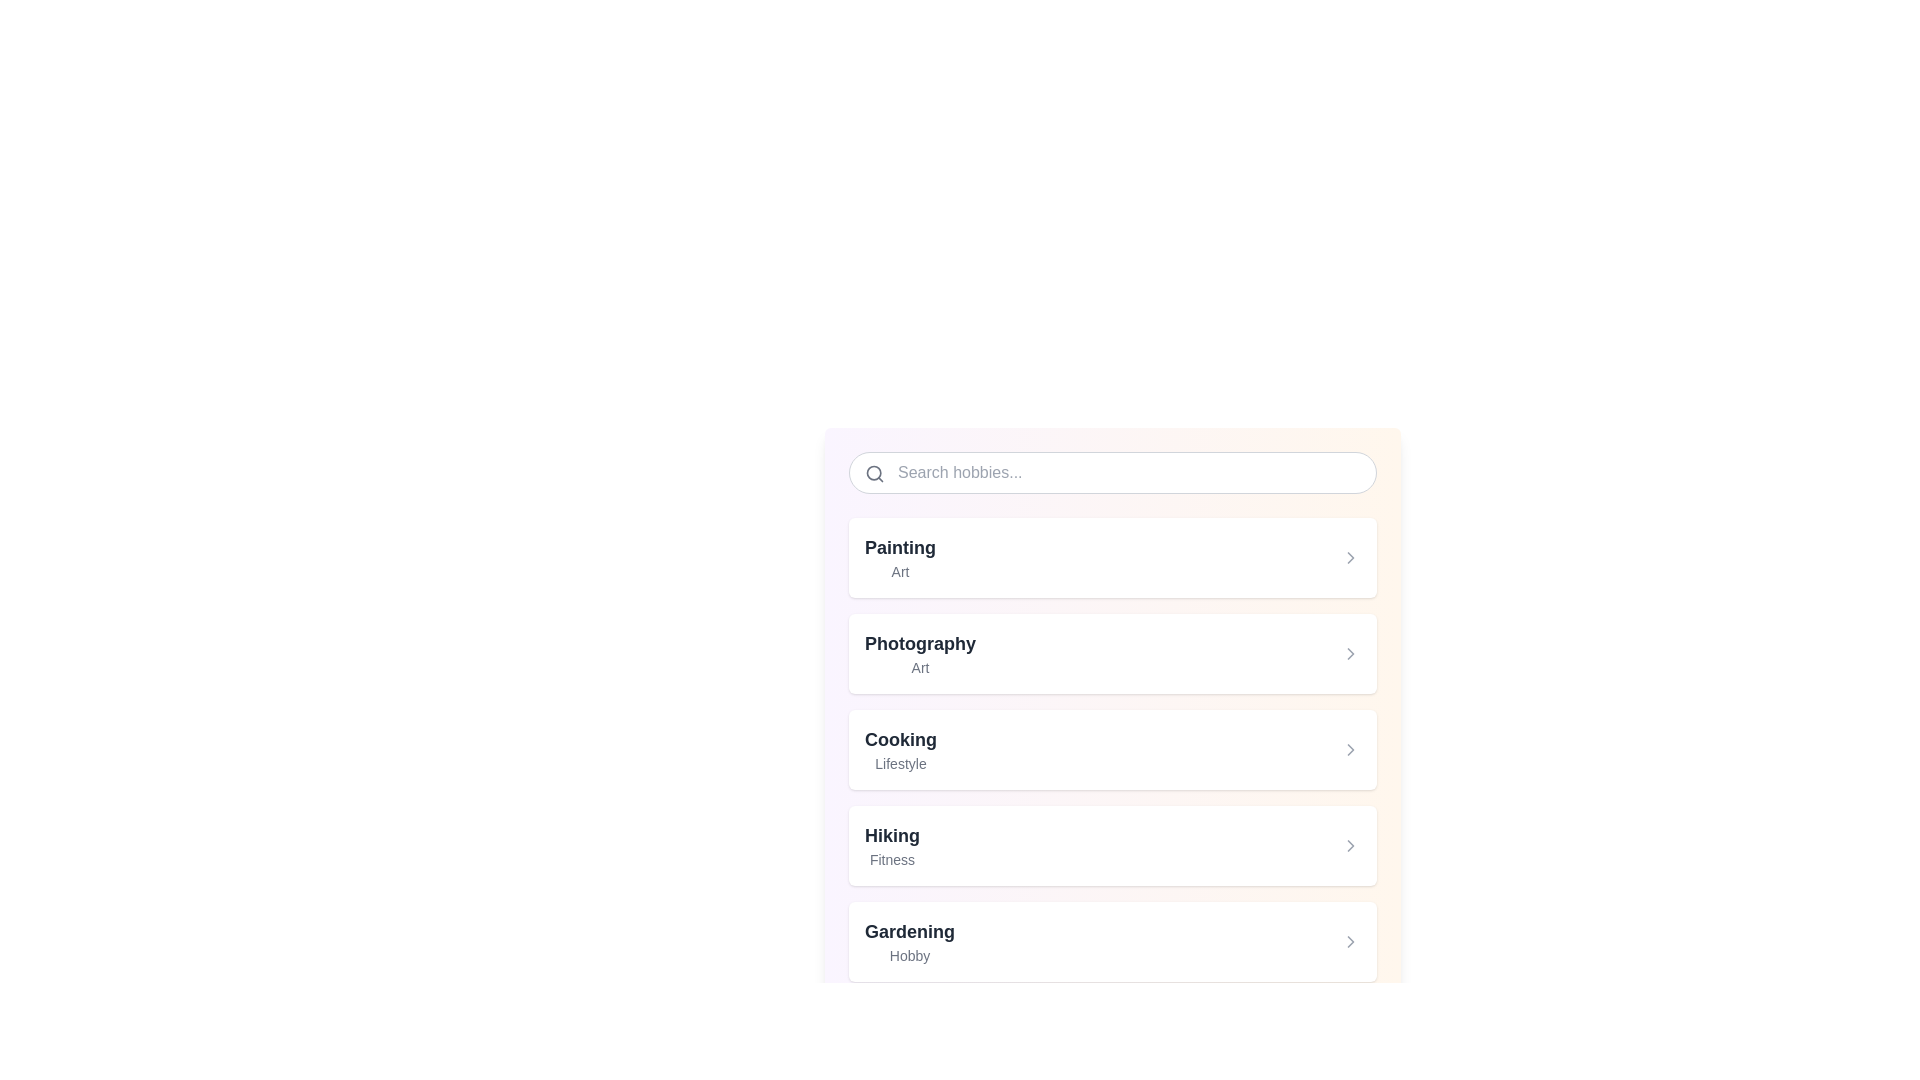 Image resolution: width=1920 pixels, height=1080 pixels. I want to click on the 'Cooking' text label, which is the third item in a list of hobbies, so click(900, 749).